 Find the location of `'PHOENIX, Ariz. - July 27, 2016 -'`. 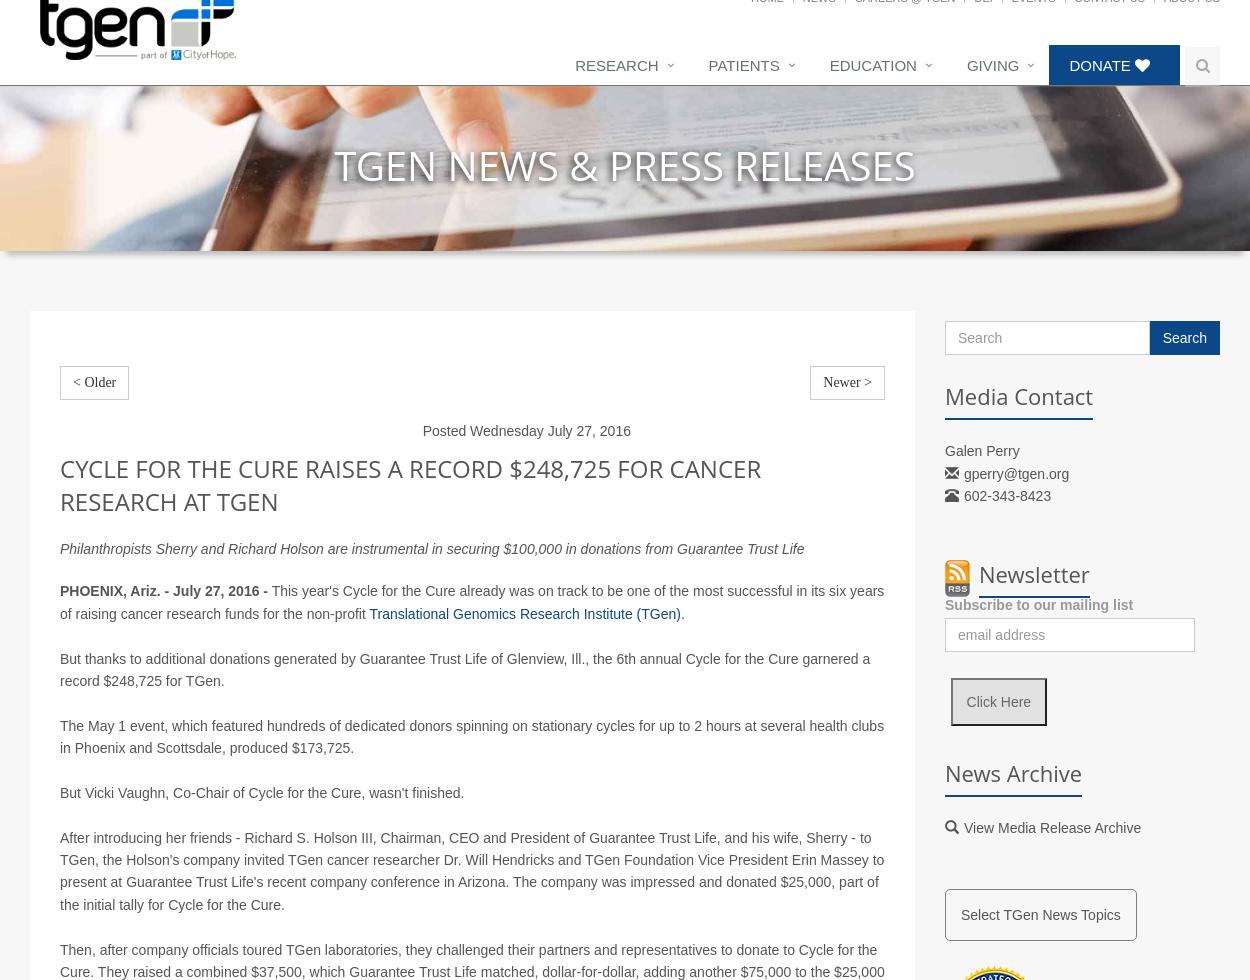

'PHOENIX, Ariz. - July 27, 2016 -' is located at coordinates (164, 613).